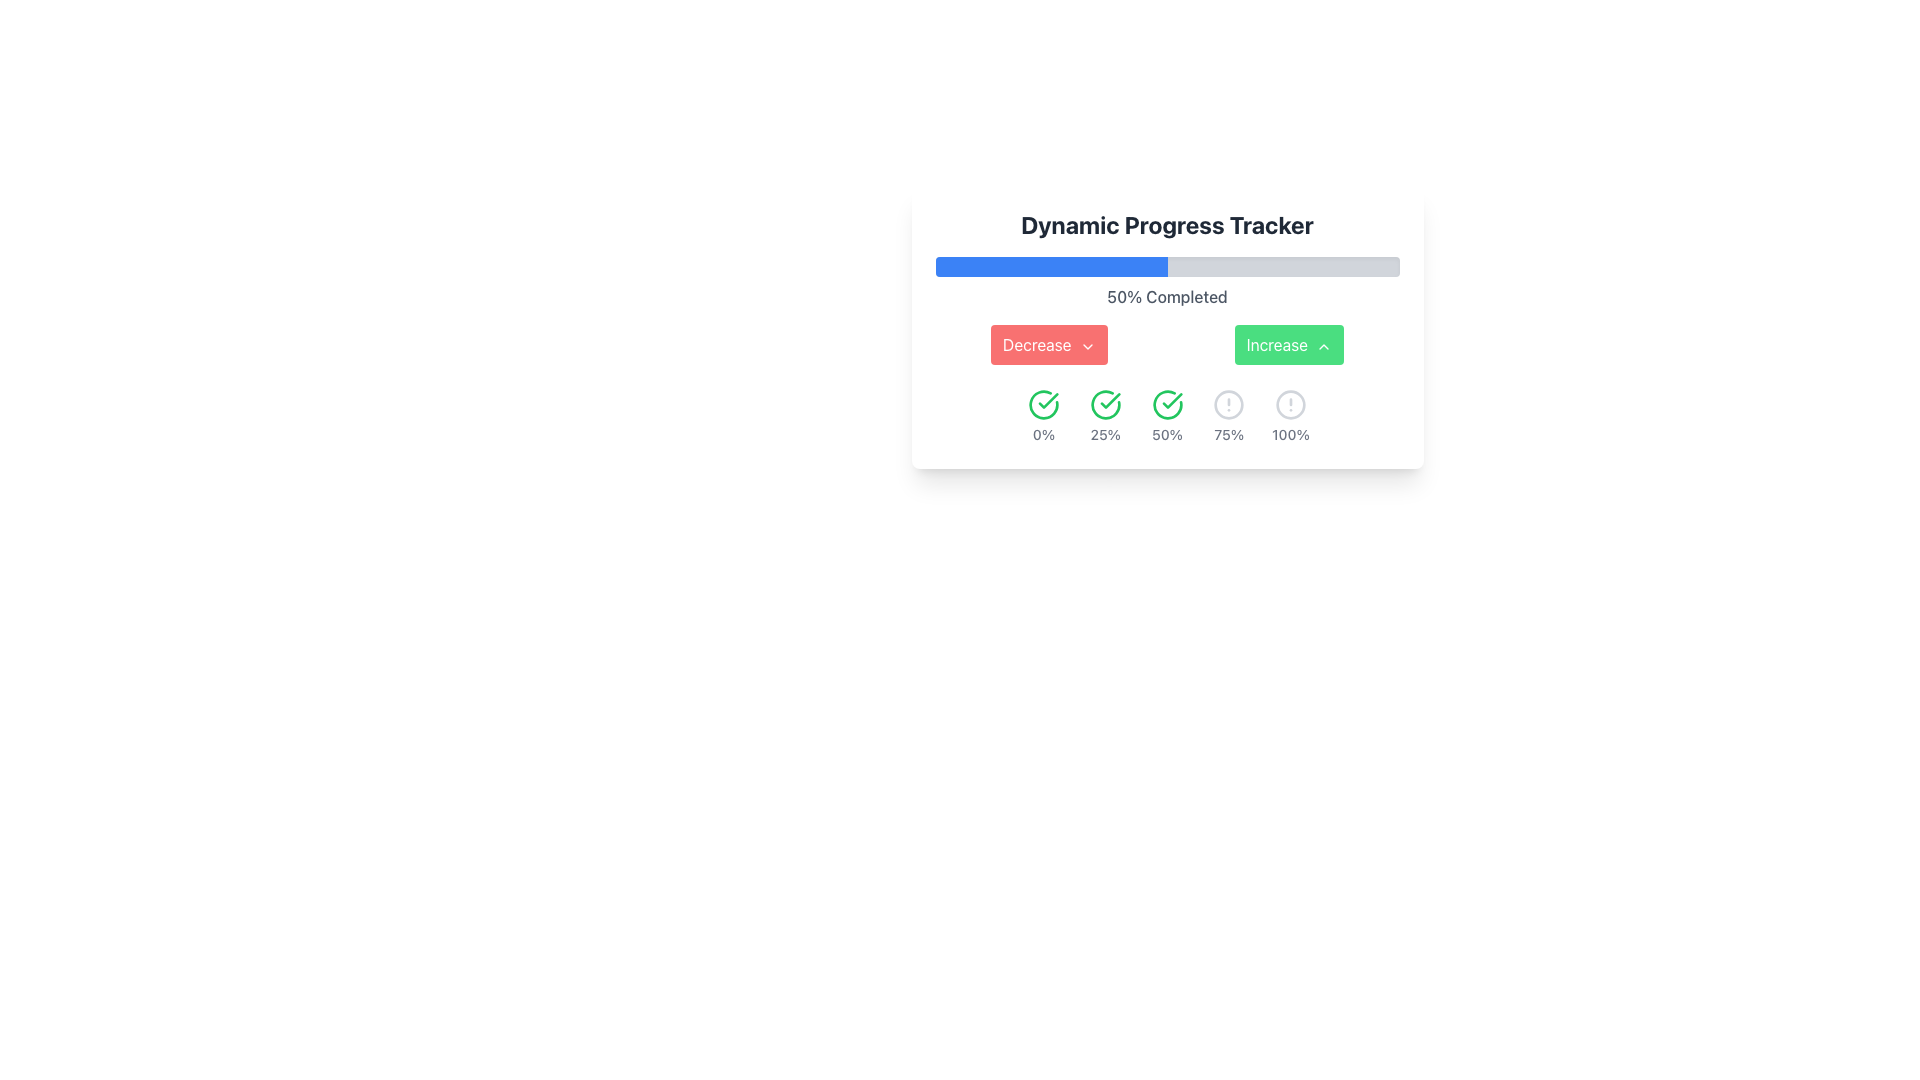 The height and width of the screenshot is (1080, 1920). I want to click on the 75% progress step element, which features a warning icon and descriptive text, so click(1228, 415).